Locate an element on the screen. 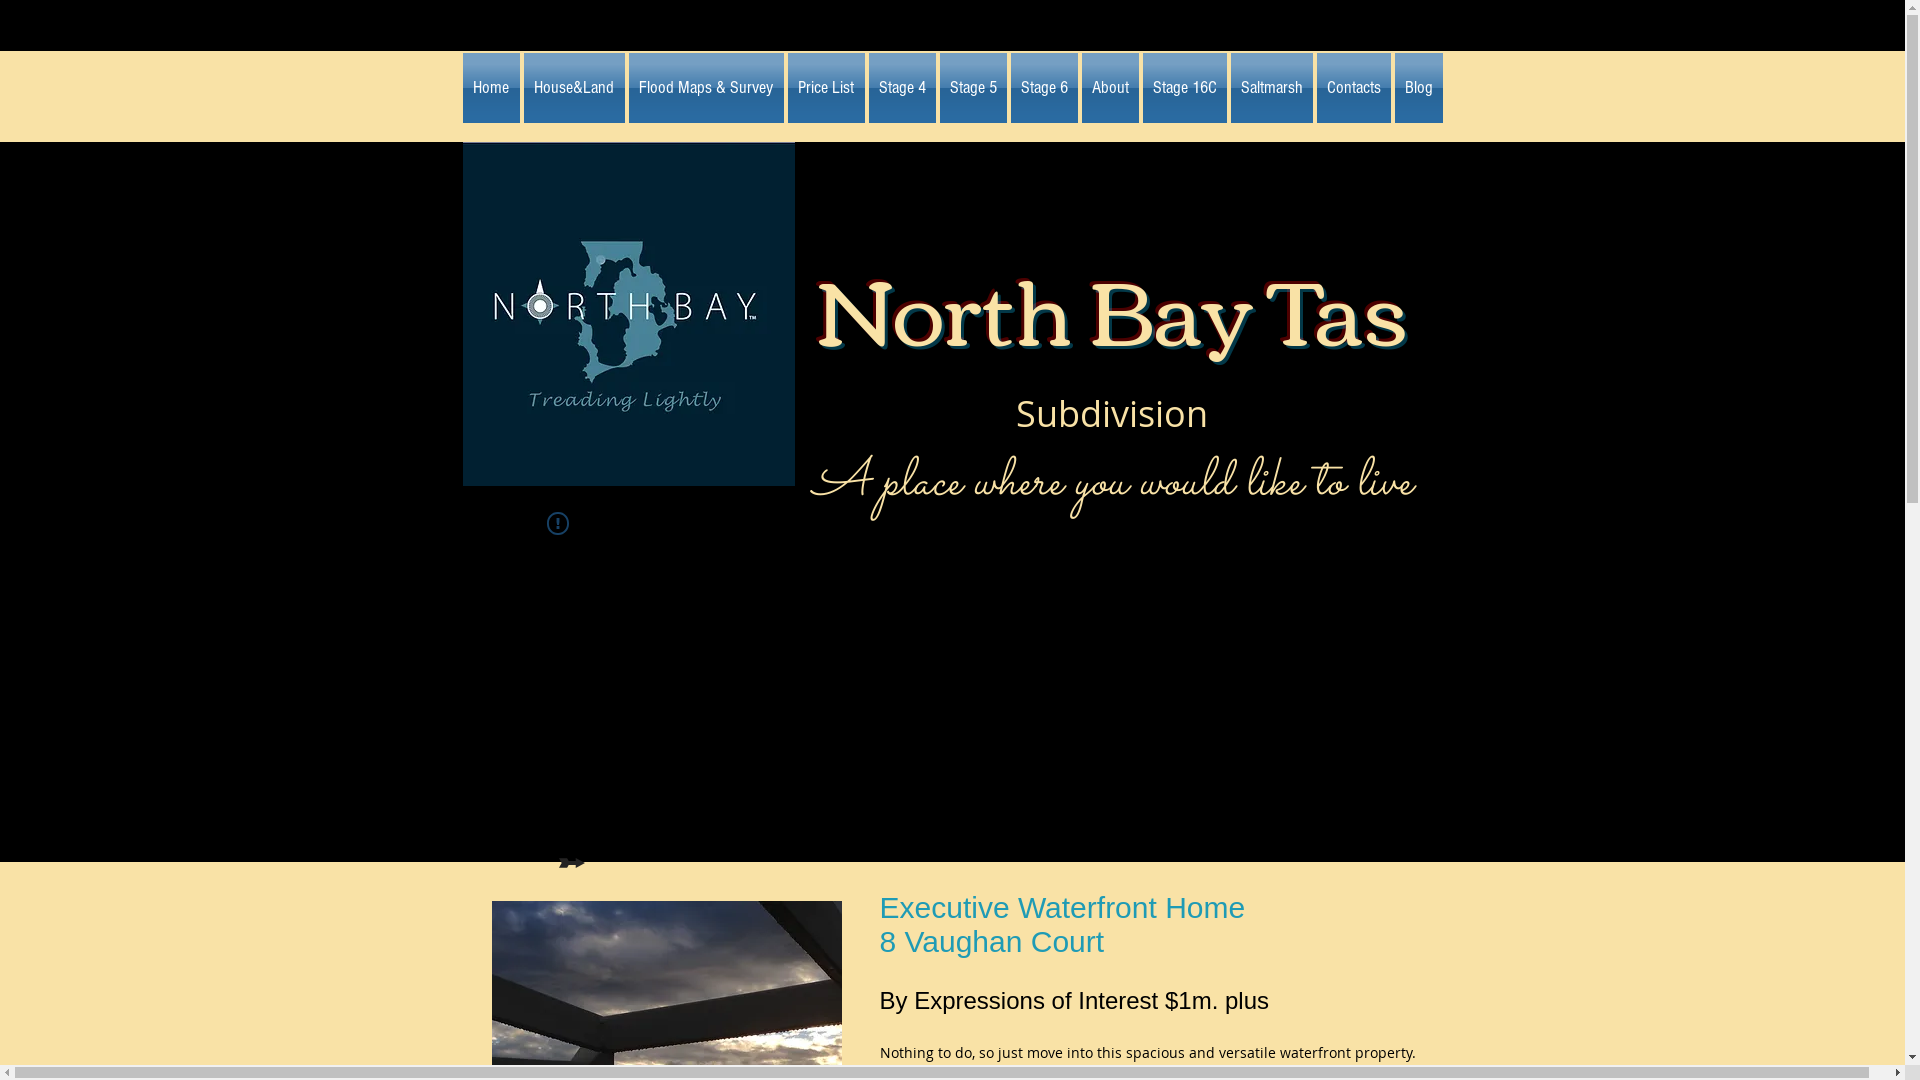 This screenshot has width=1920, height=1080. 'Blog' is located at coordinates (1415, 87).